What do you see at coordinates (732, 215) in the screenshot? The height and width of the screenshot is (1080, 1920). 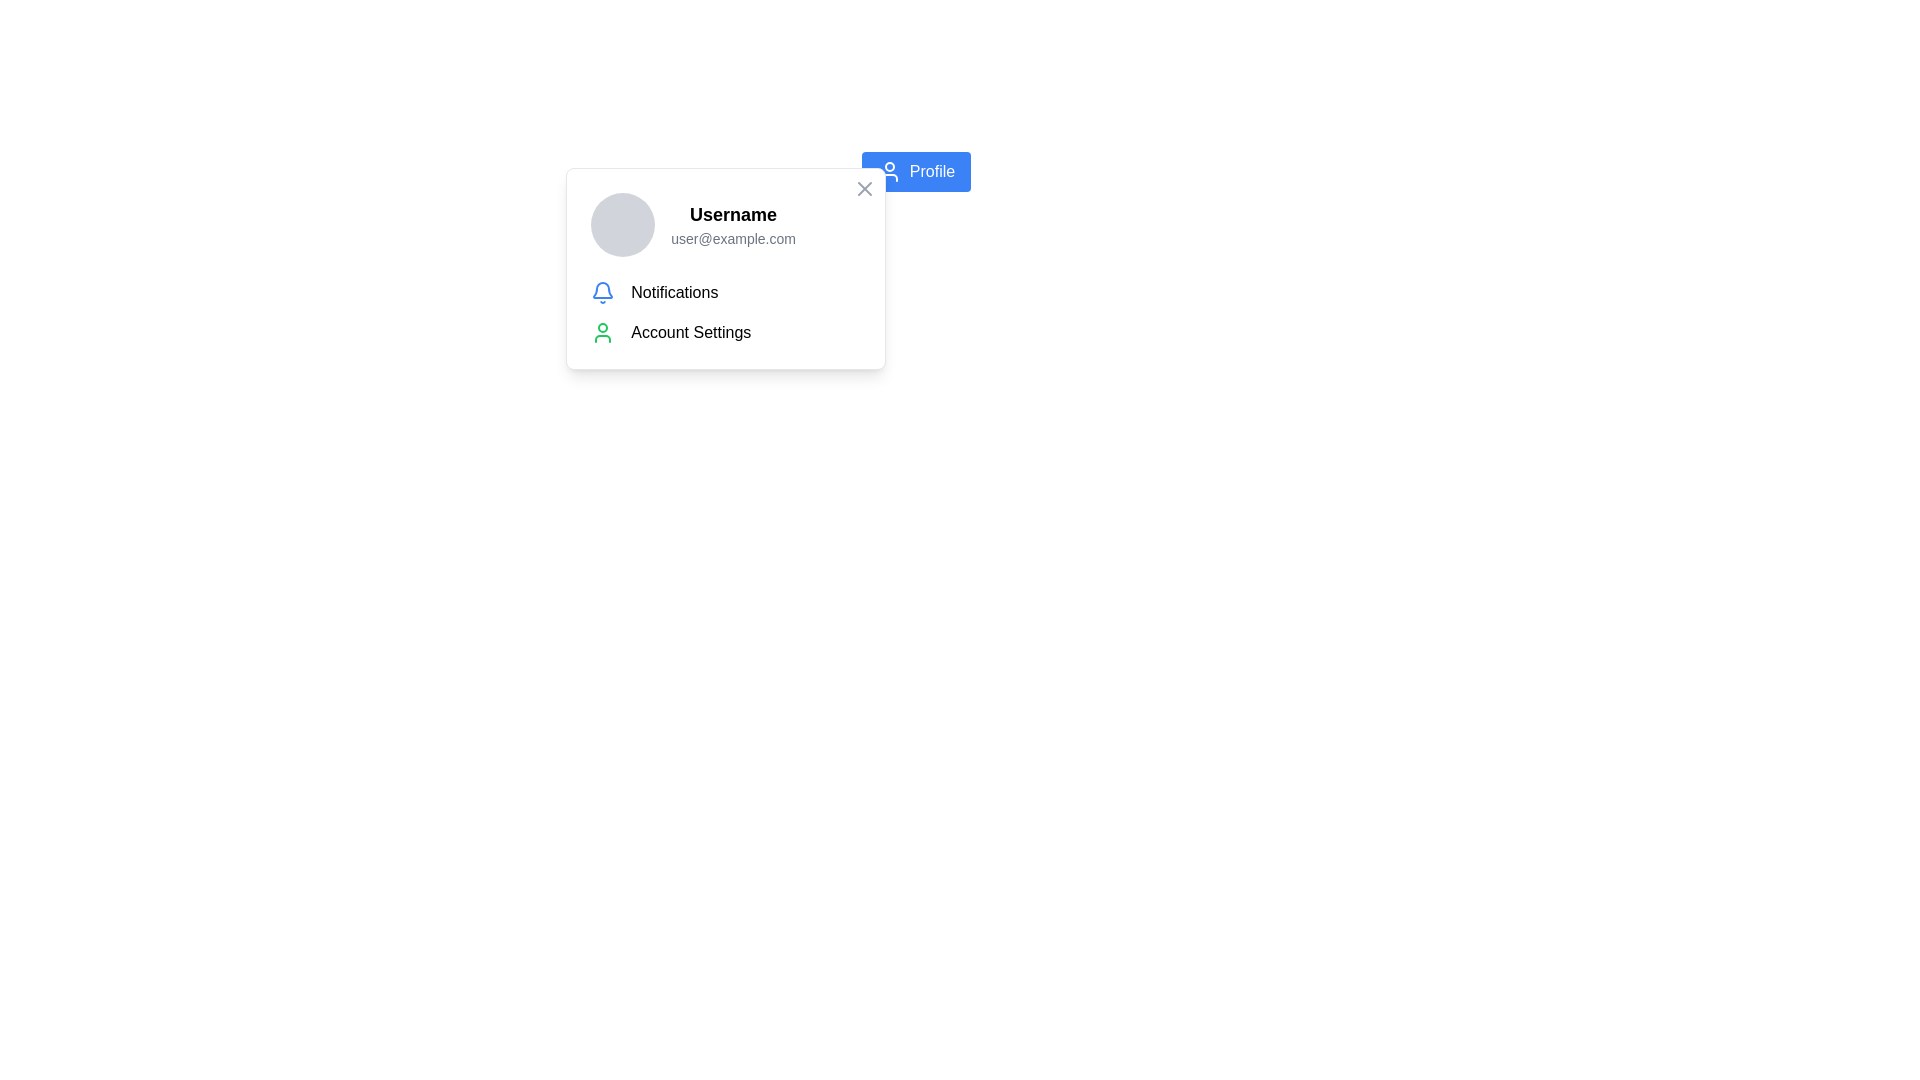 I see `bold, black 'Username' text label located at the top part of the profile card popup, positioned above the email text 'user@example.com'` at bounding box center [732, 215].